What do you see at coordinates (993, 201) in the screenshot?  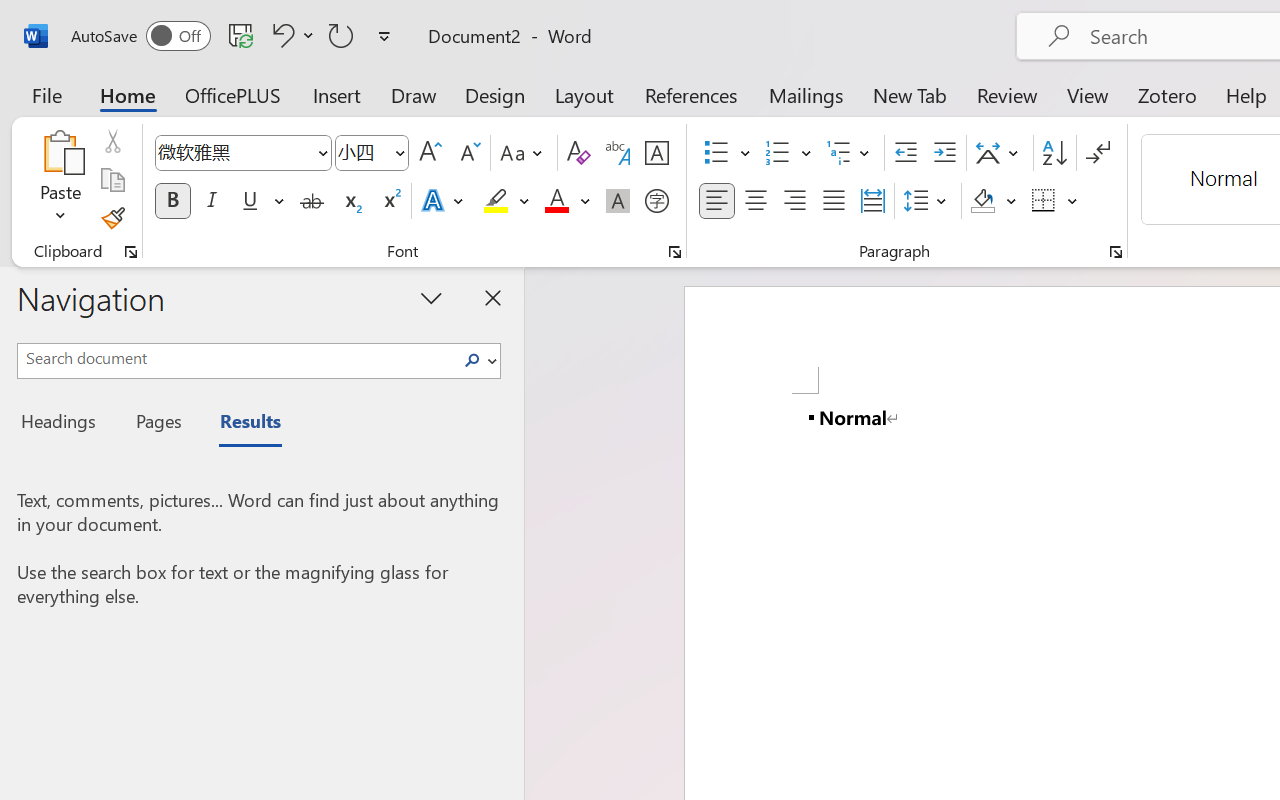 I see `'Shading'` at bounding box center [993, 201].